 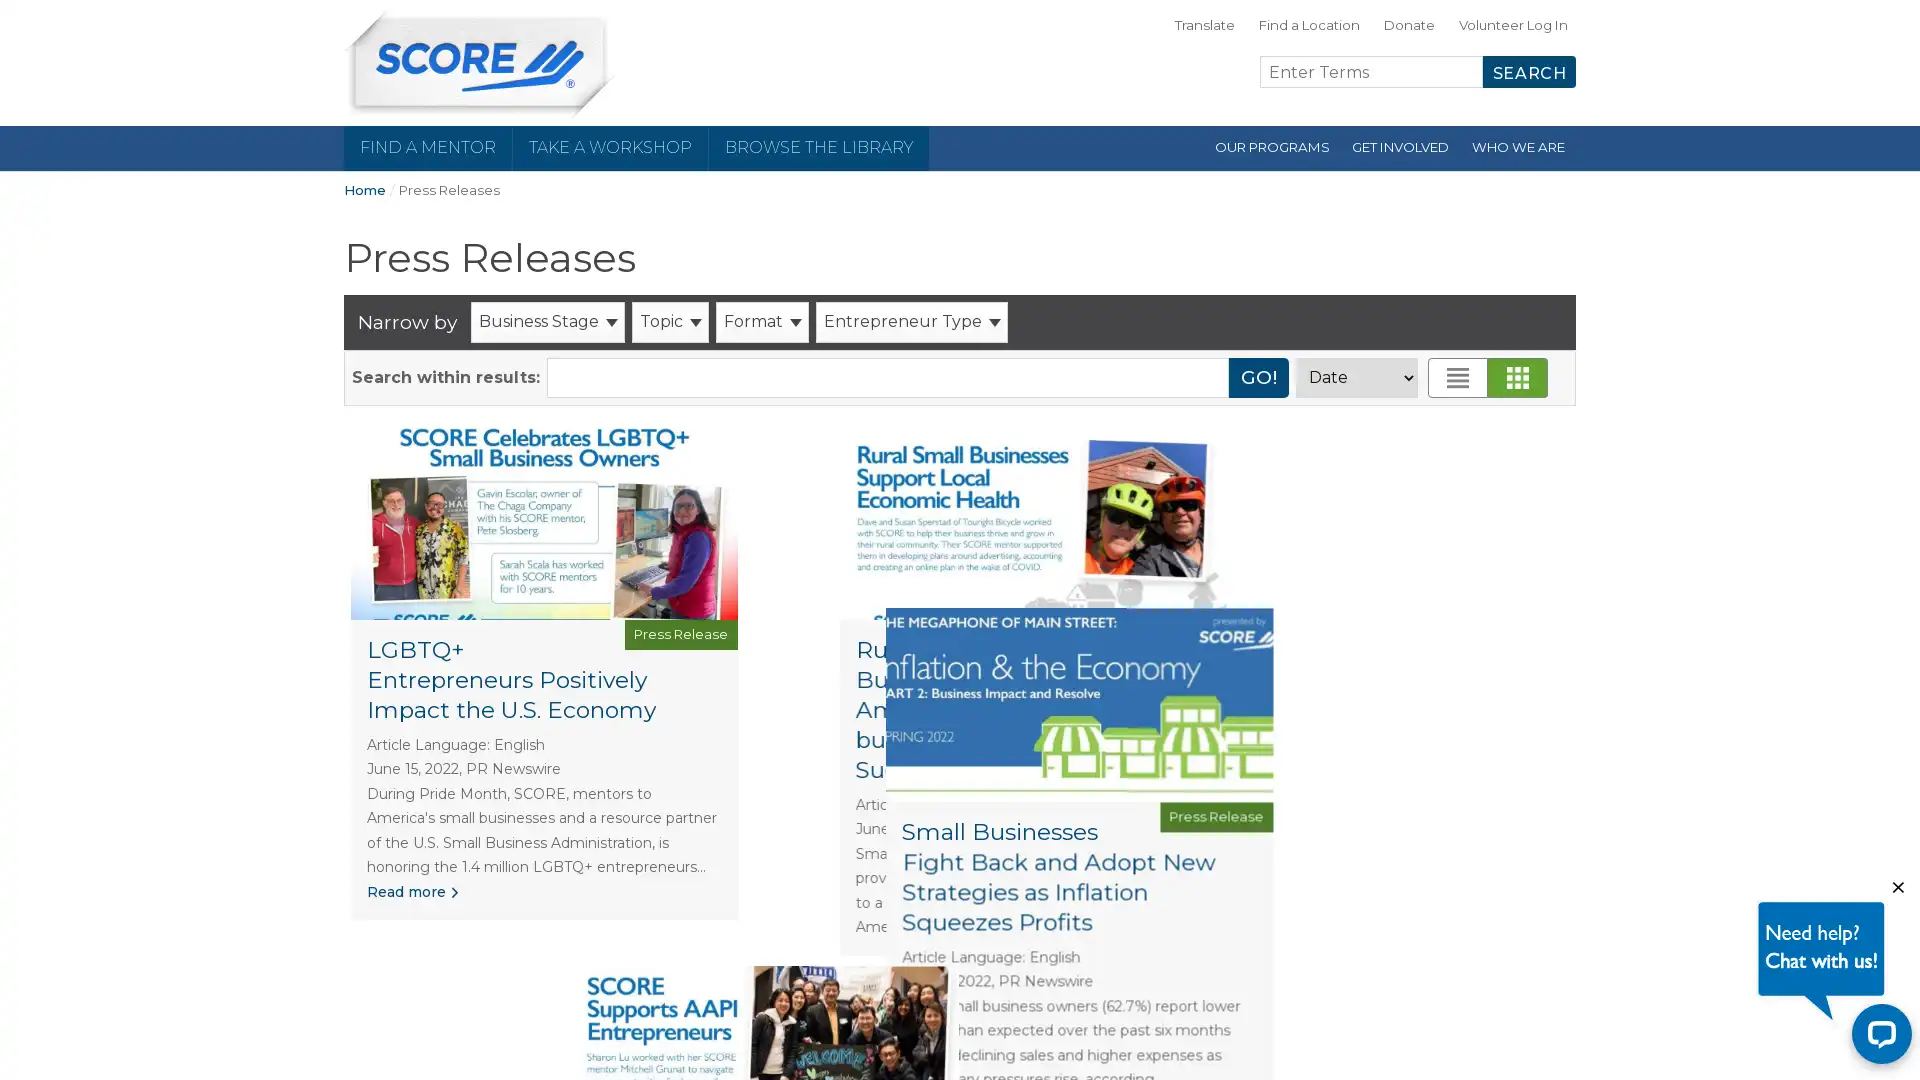 What do you see at coordinates (1257, 377) in the screenshot?
I see `Submit [to search by keyword` at bounding box center [1257, 377].